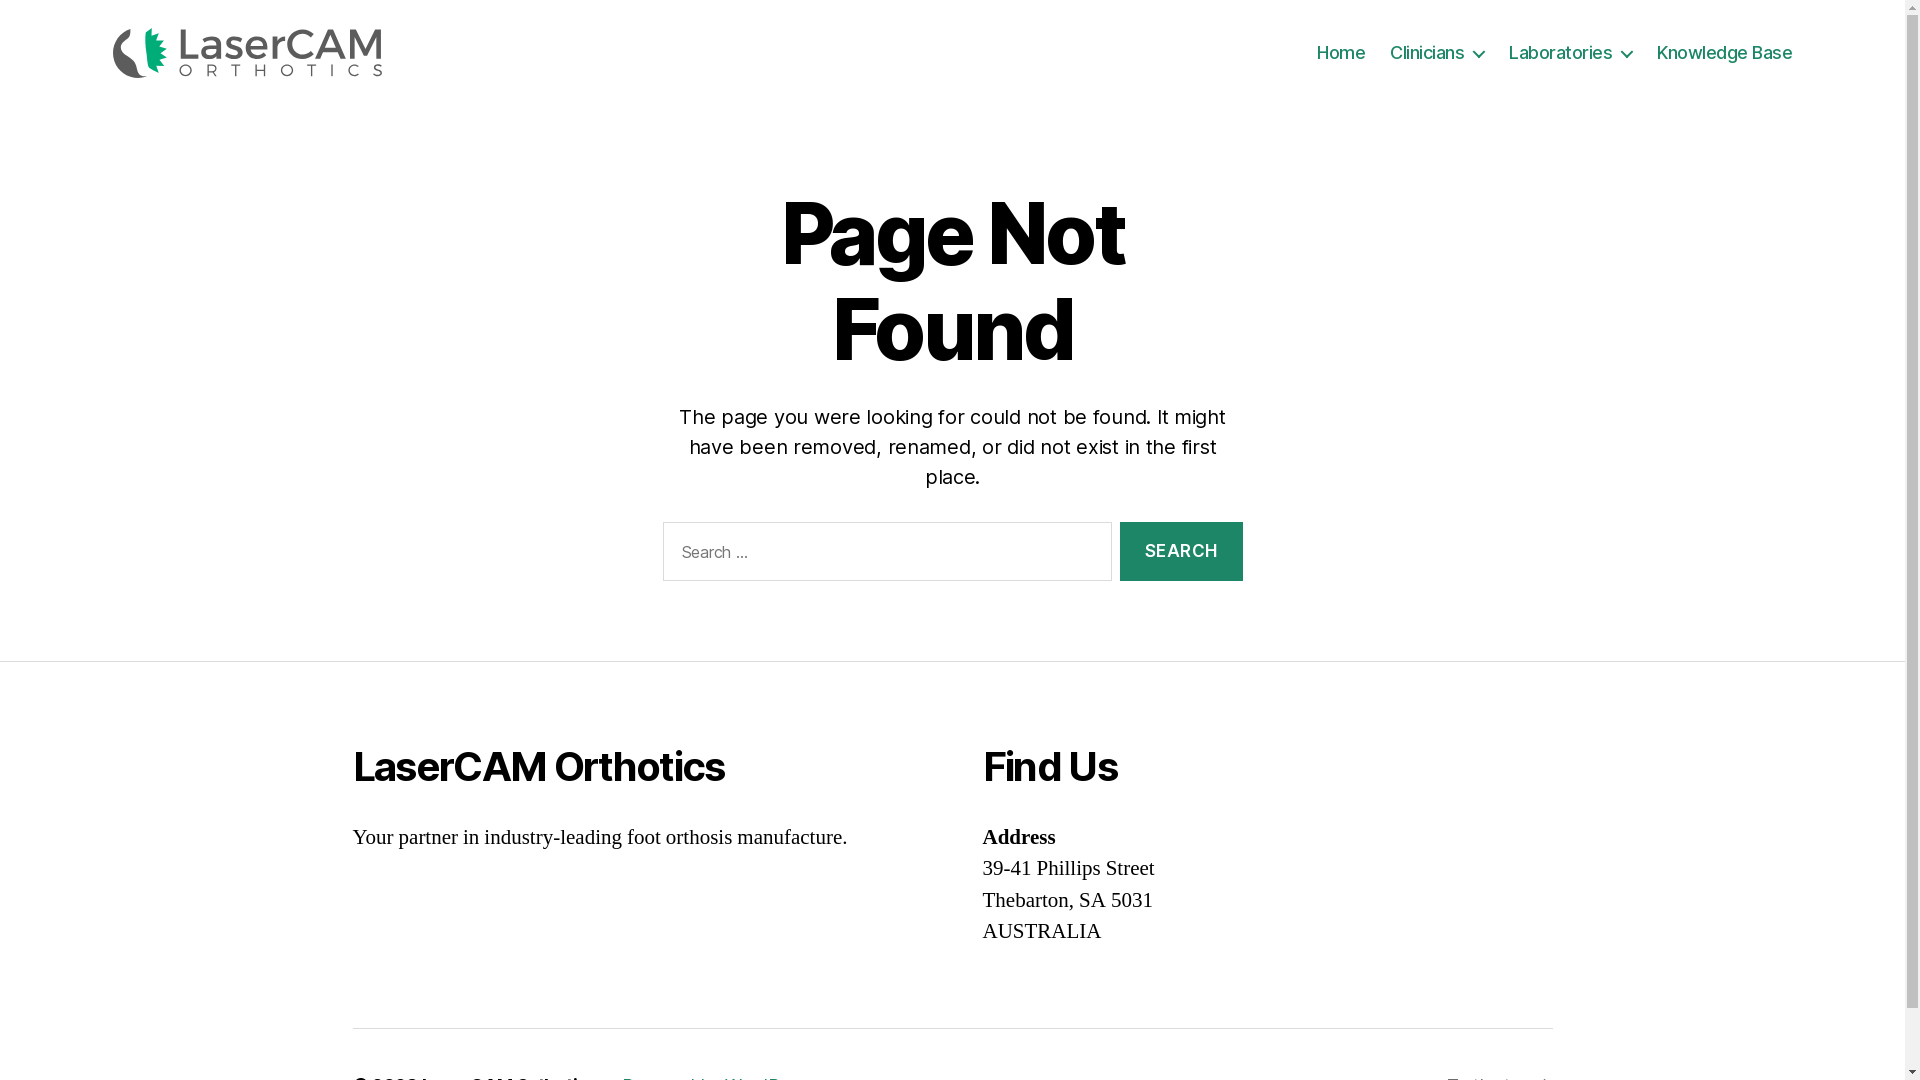  I want to click on 'Laboratories', so click(1569, 52).